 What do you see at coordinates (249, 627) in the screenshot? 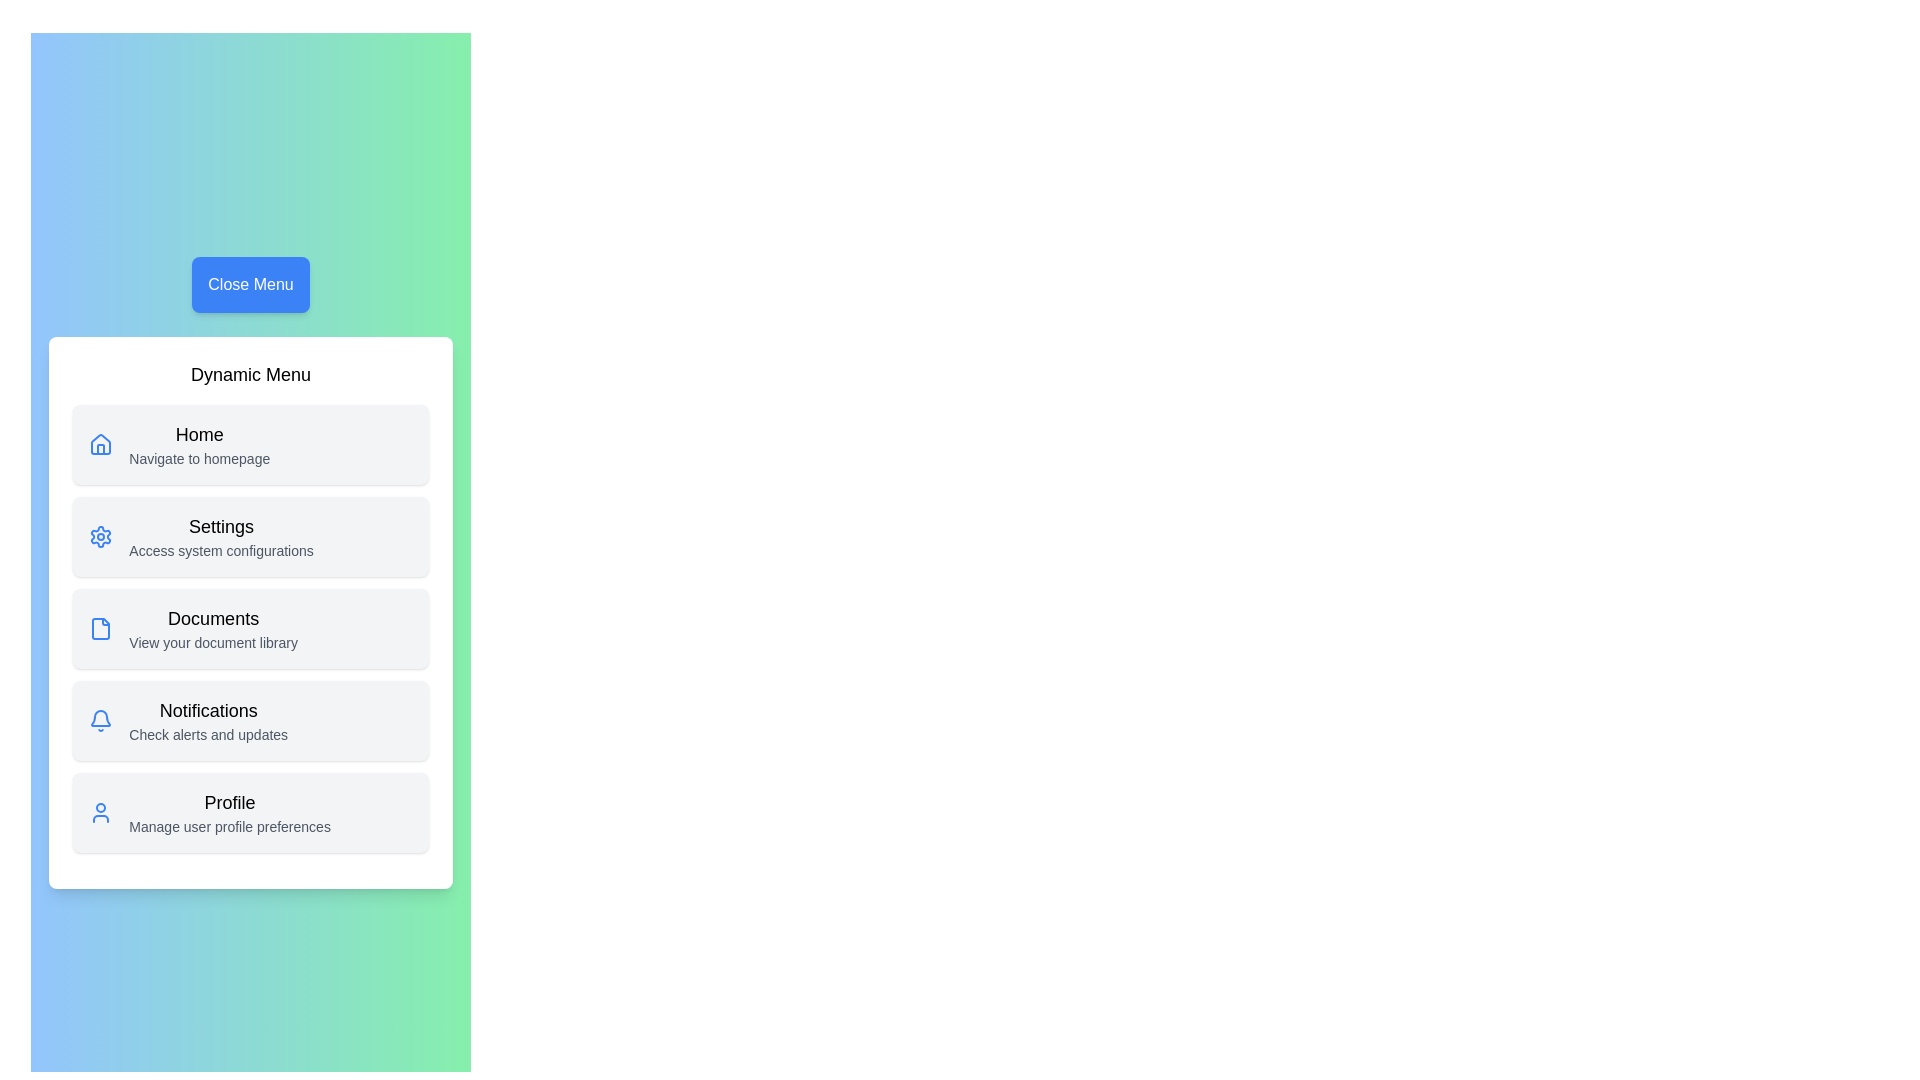
I see `the menu item corresponding to Documents` at bounding box center [249, 627].